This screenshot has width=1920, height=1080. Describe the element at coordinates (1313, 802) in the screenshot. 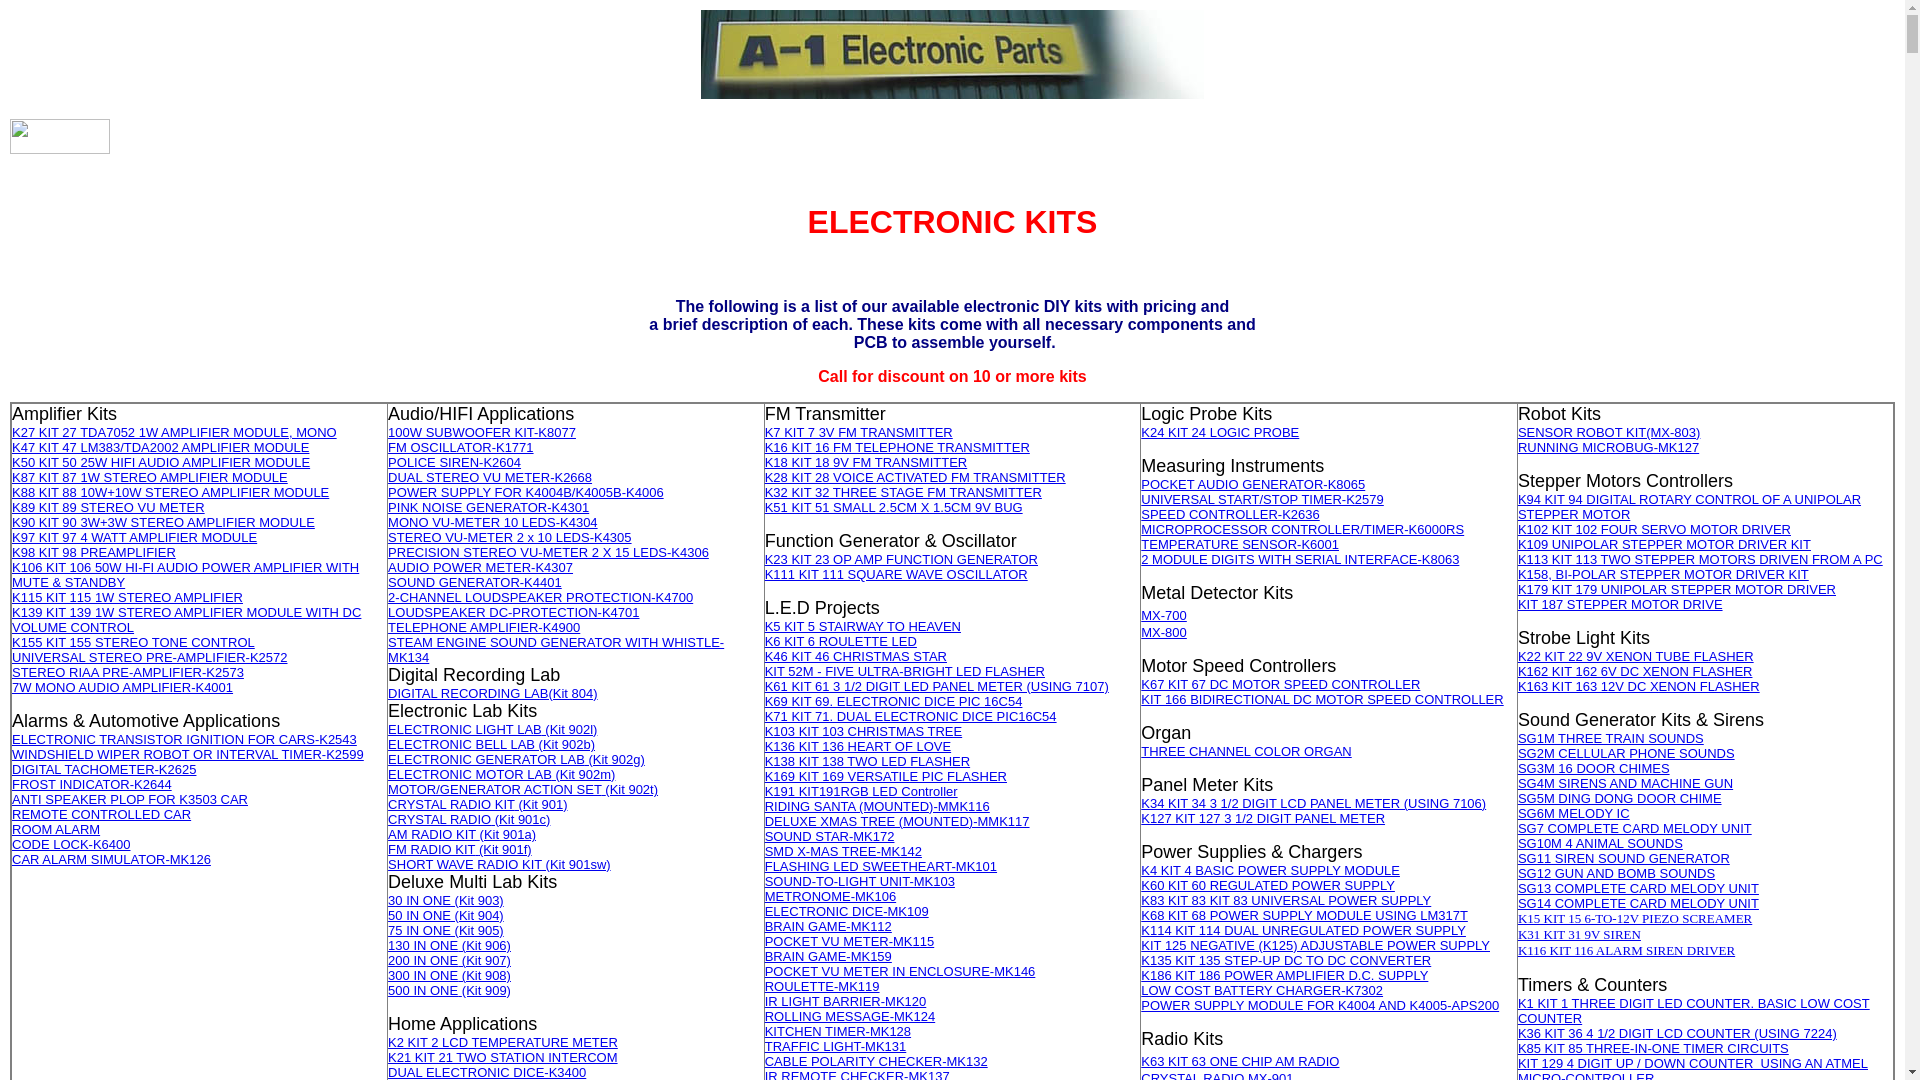

I see `'K34 KIT 34 3 1/2 DIGIT LCD PANEL METER (USING 7106)'` at that location.